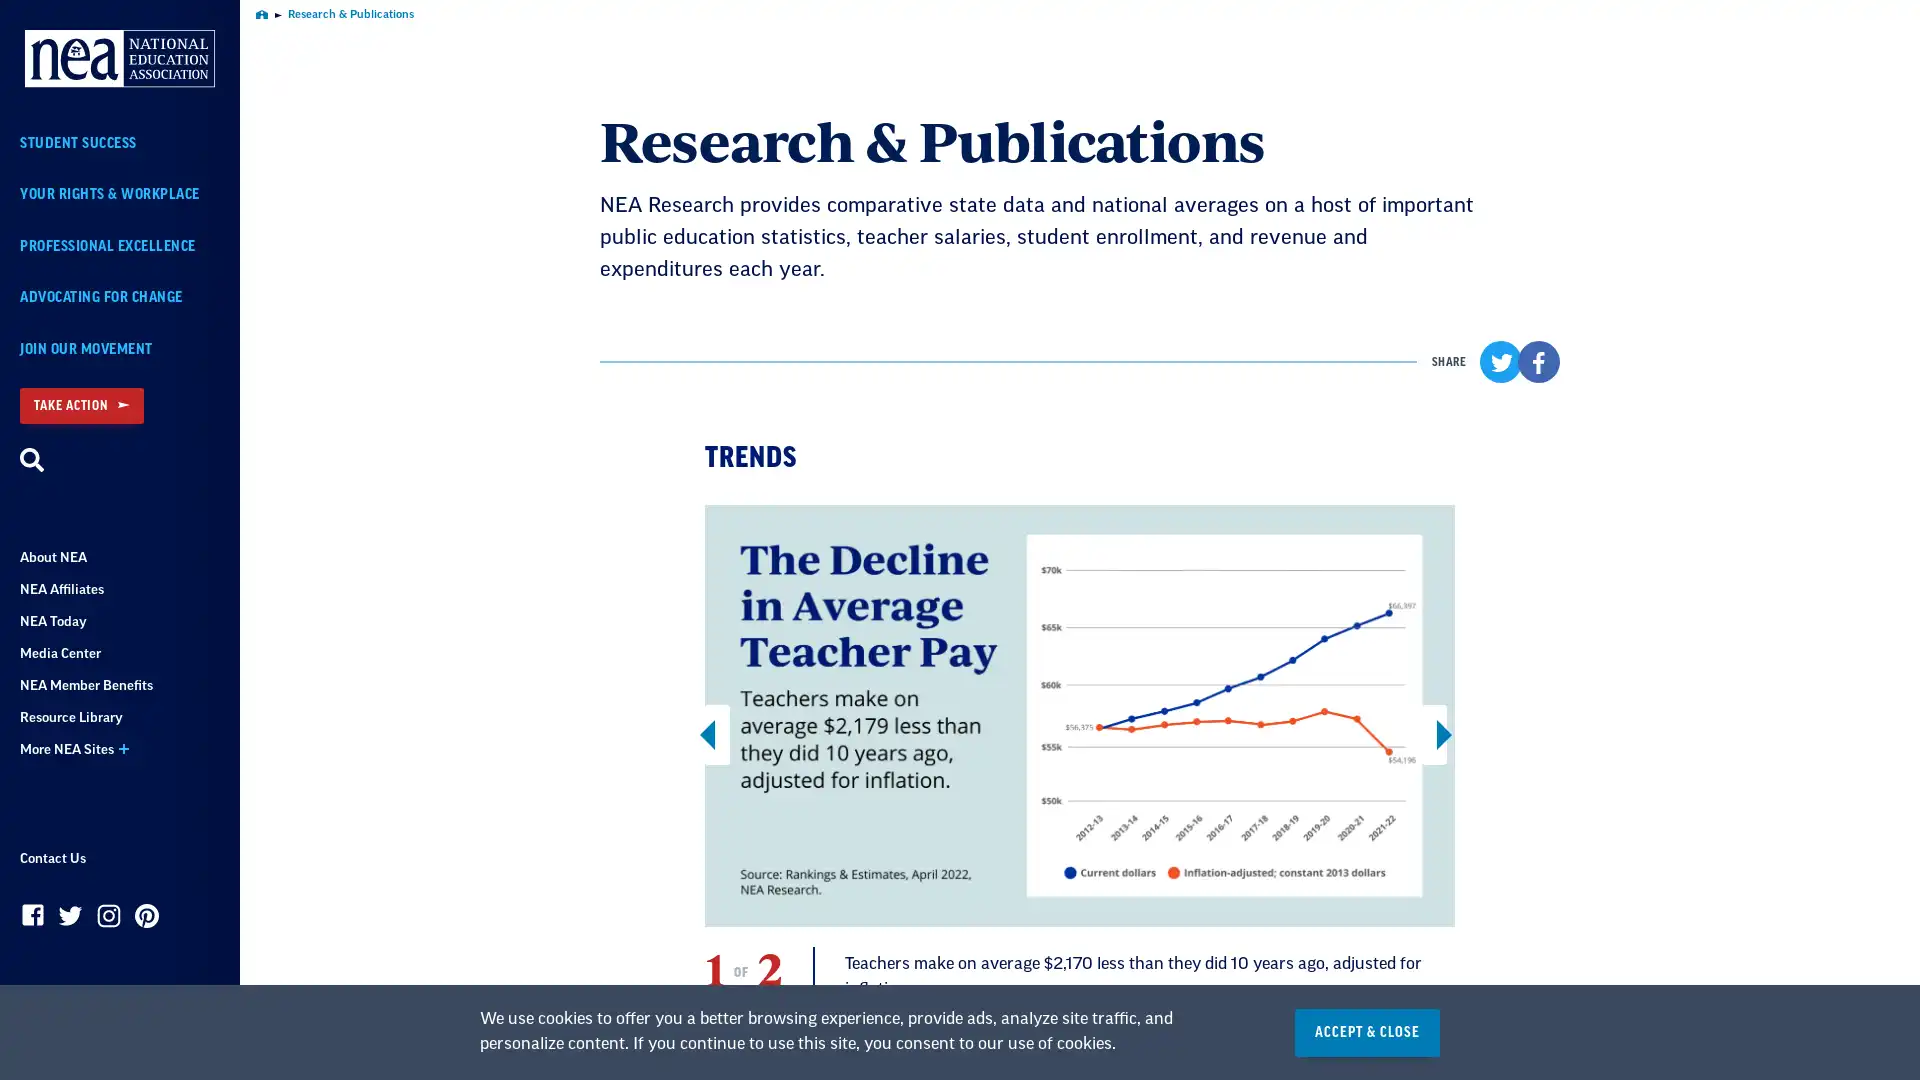  What do you see at coordinates (32, 461) in the screenshot?
I see `Search` at bounding box center [32, 461].